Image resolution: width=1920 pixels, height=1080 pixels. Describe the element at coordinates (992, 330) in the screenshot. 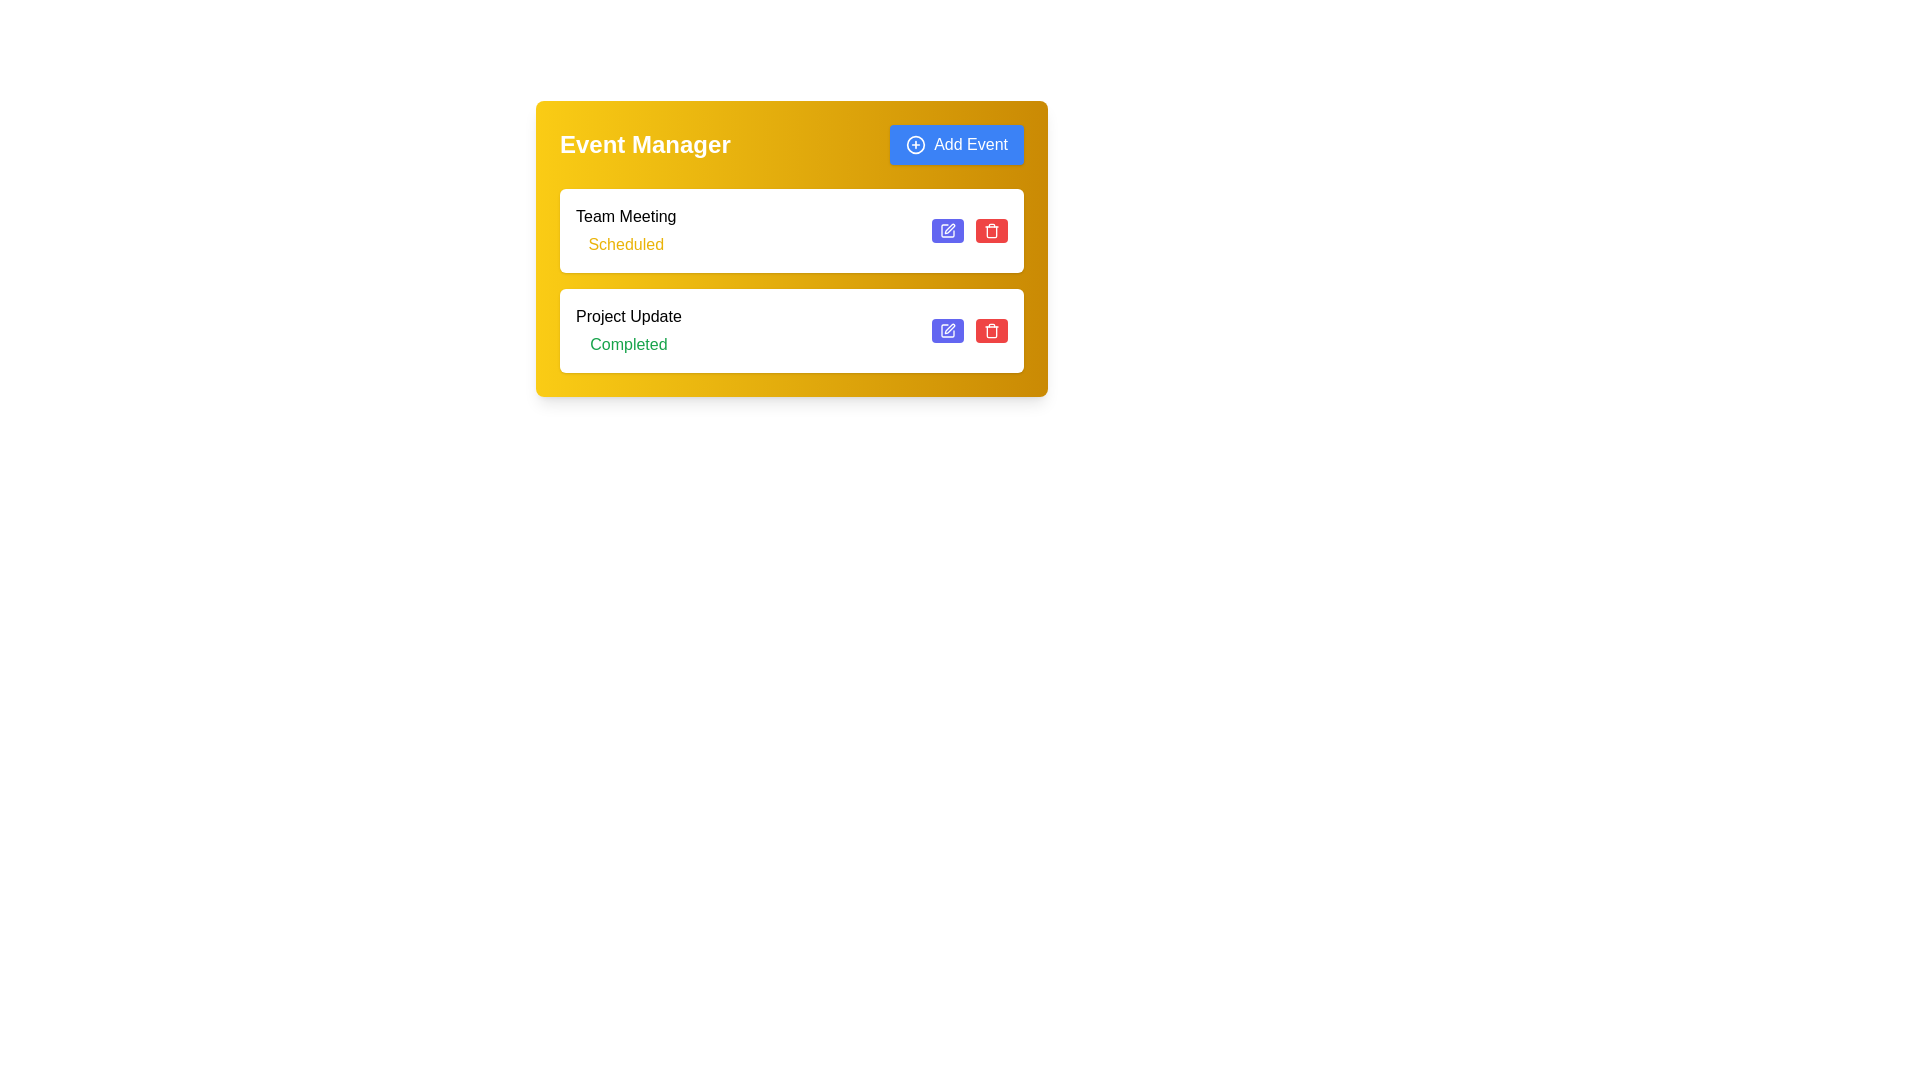

I see `the trash can icon within the delete button located to the right of the 'Project Update' event entry in the second row of the event list` at that location.